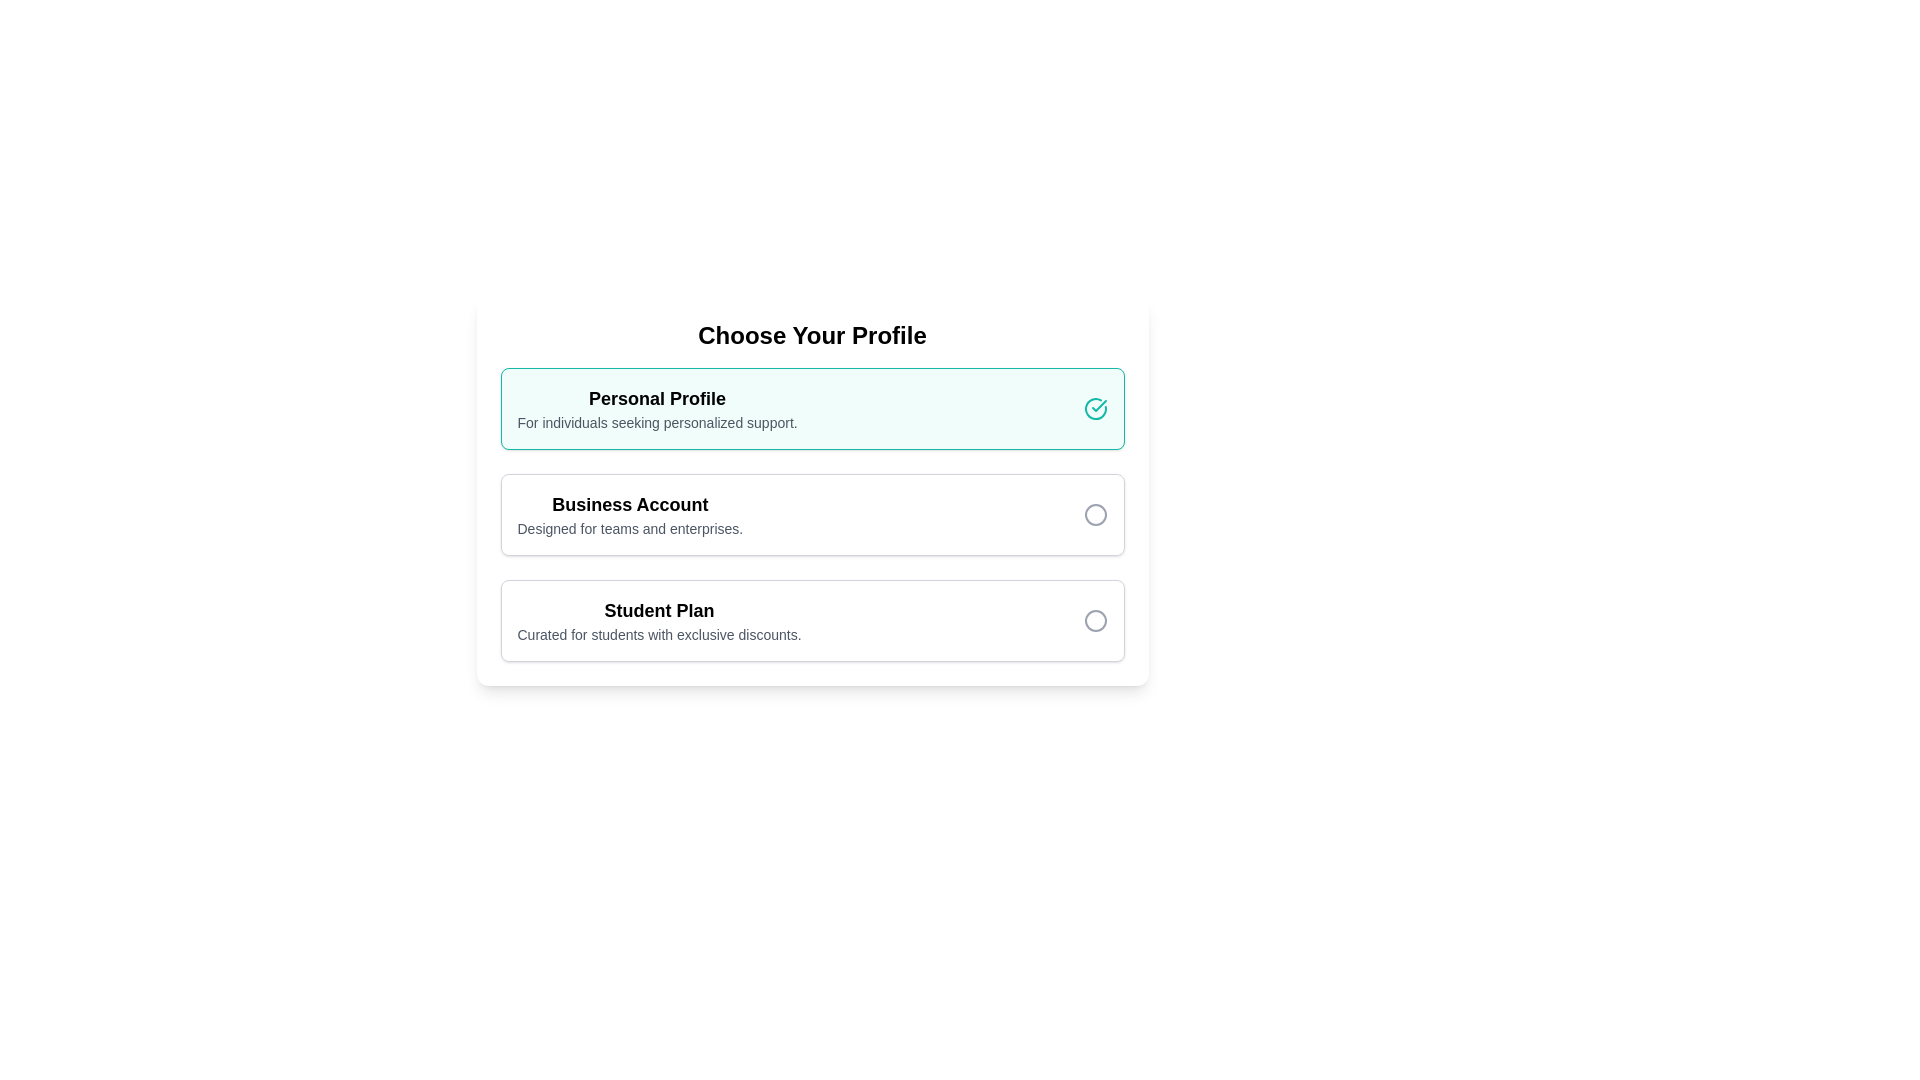 The width and height of the screenshot is (1920, 1080). I want to click on the Business Account selectable card, which is the middle choice in the 'Choose Your Profile' section, so click(812, 514).